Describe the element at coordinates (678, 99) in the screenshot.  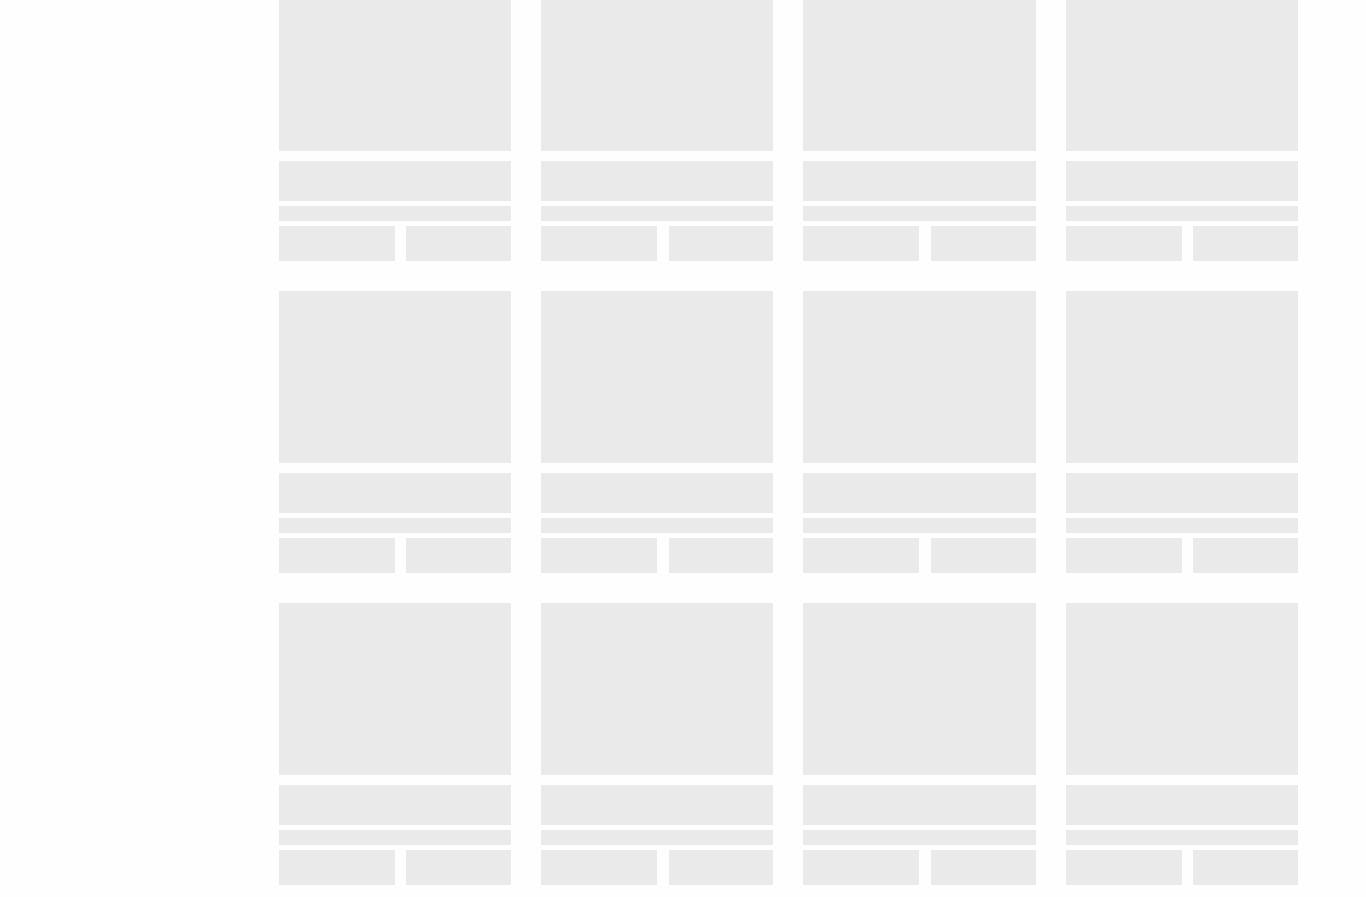
I see `'Email Support'` at that location.